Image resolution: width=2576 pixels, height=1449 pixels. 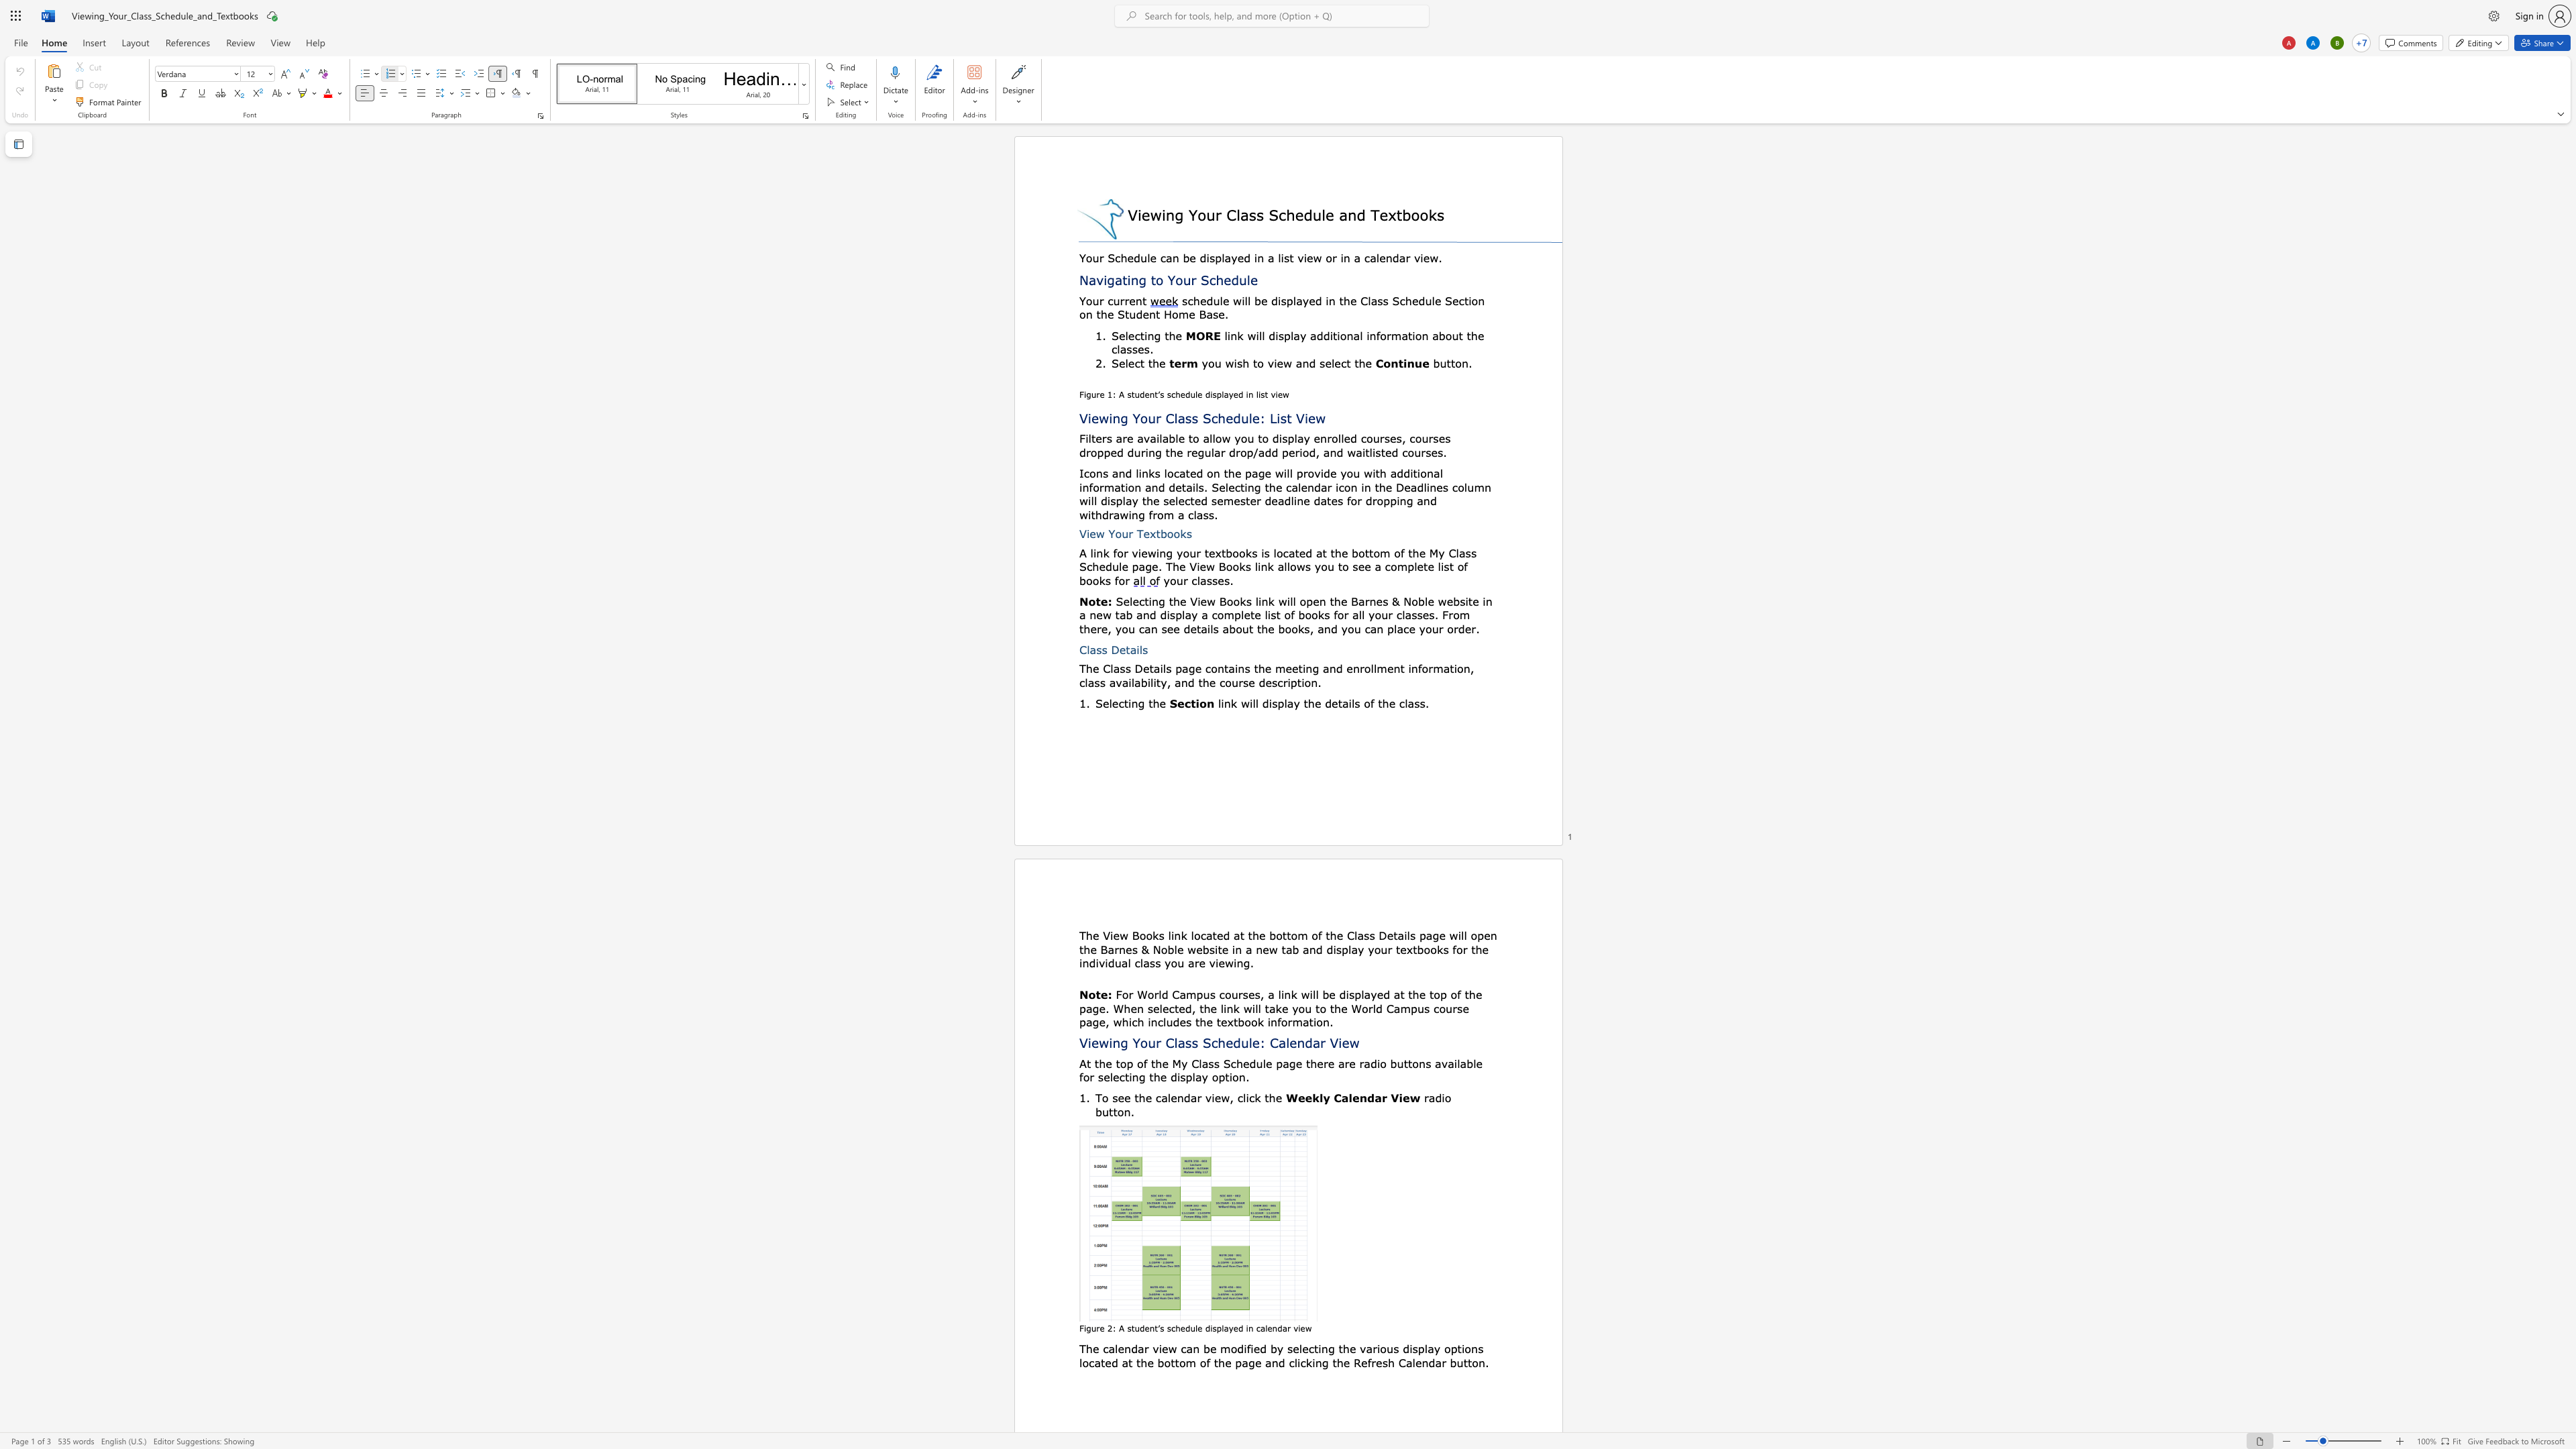 I want to click on the space between the continuous character "D" and "e" in the text, so click(x=1385, y=934).